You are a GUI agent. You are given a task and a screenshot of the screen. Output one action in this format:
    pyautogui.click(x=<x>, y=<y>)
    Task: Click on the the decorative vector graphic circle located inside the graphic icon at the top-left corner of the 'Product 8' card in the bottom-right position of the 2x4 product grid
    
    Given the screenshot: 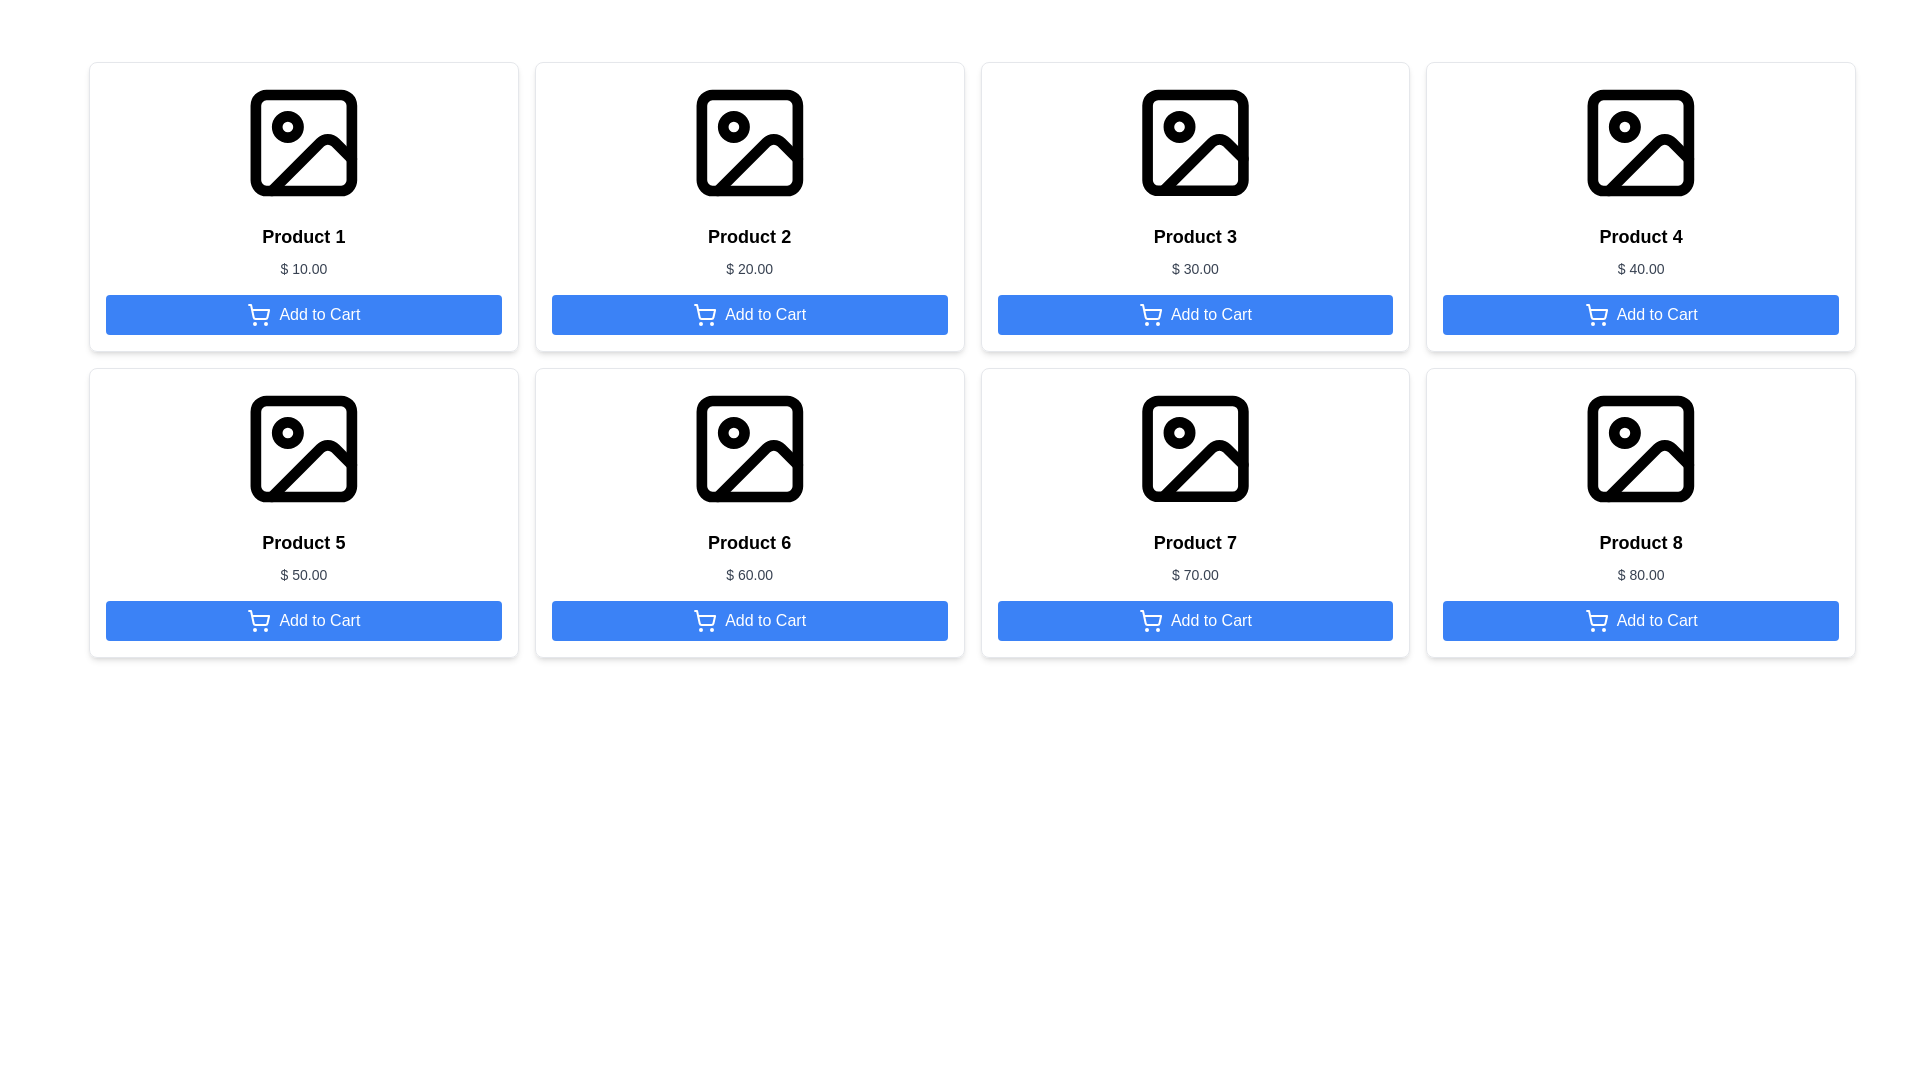 What is the action you would take?
    pyautogui.click(x=1625, y=431)
    